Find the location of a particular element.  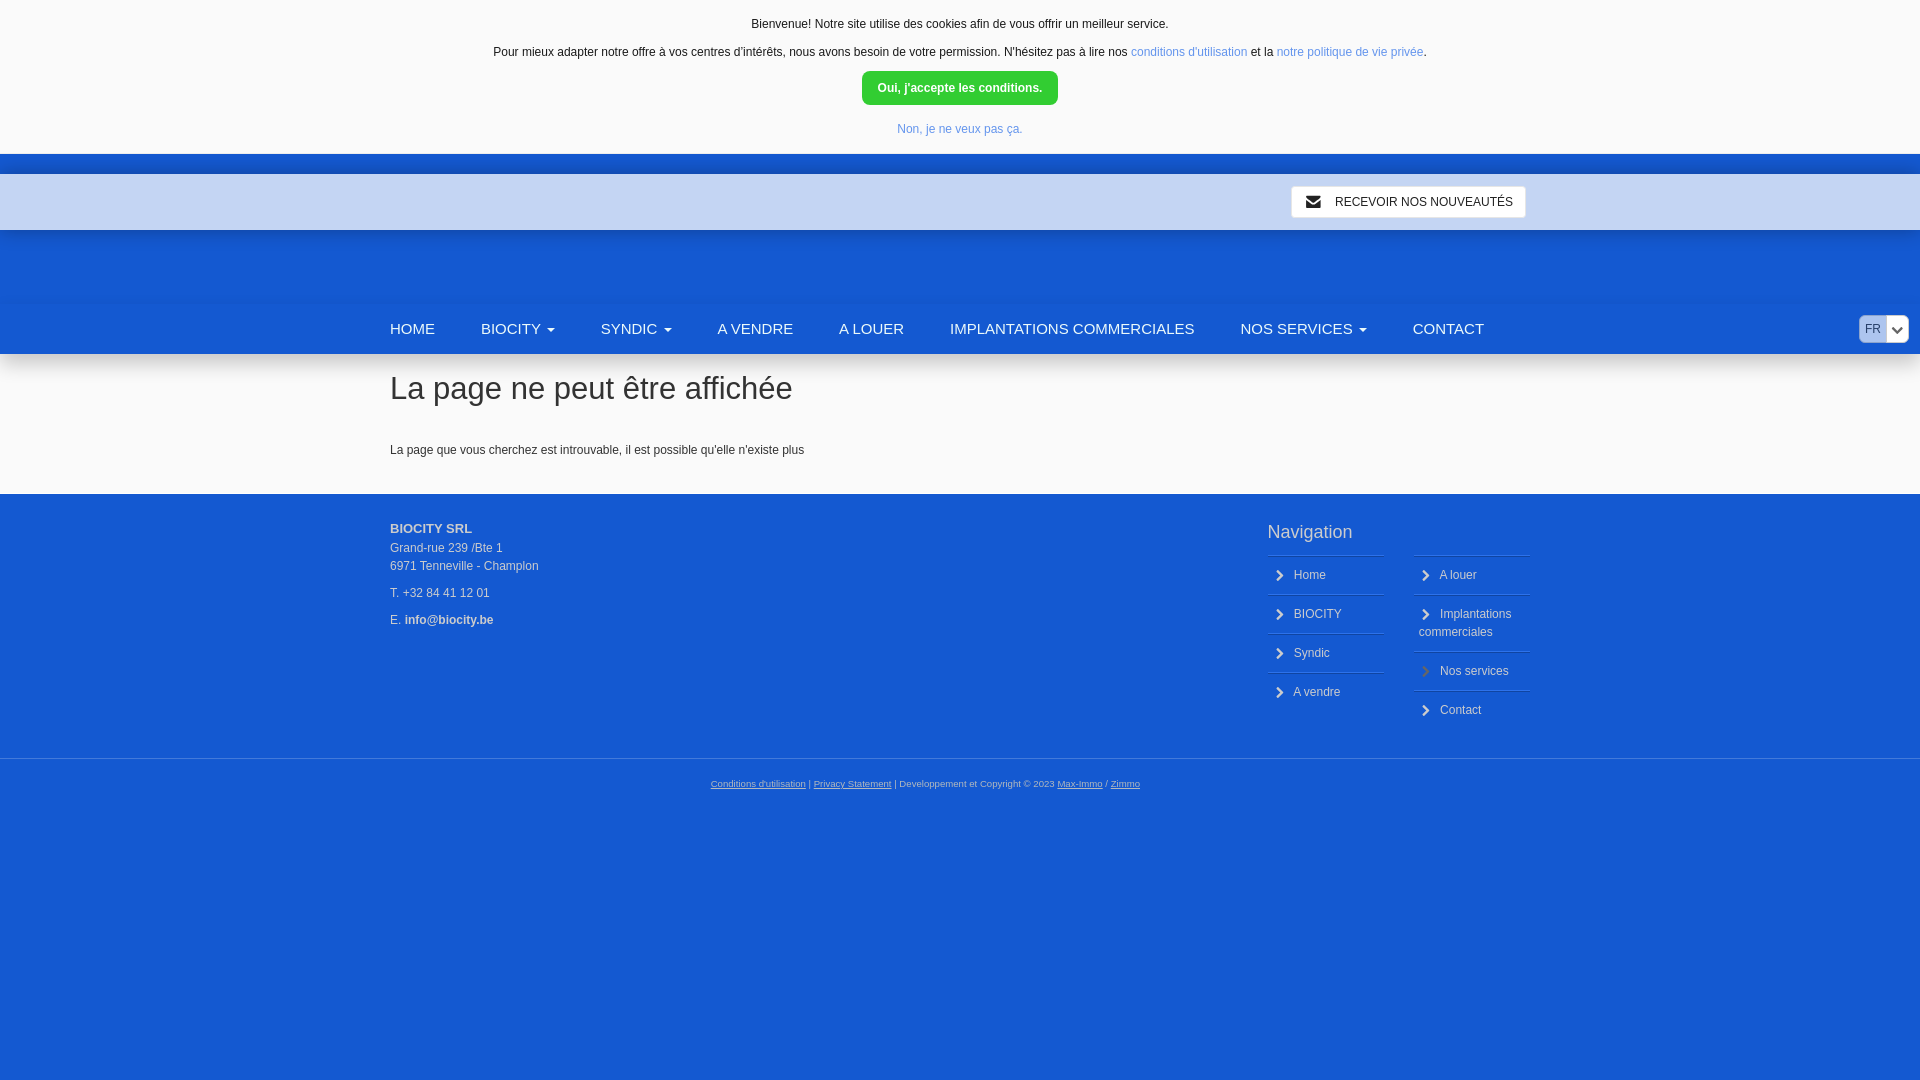

'SYNDIC' is located at coordinates (659, 327).